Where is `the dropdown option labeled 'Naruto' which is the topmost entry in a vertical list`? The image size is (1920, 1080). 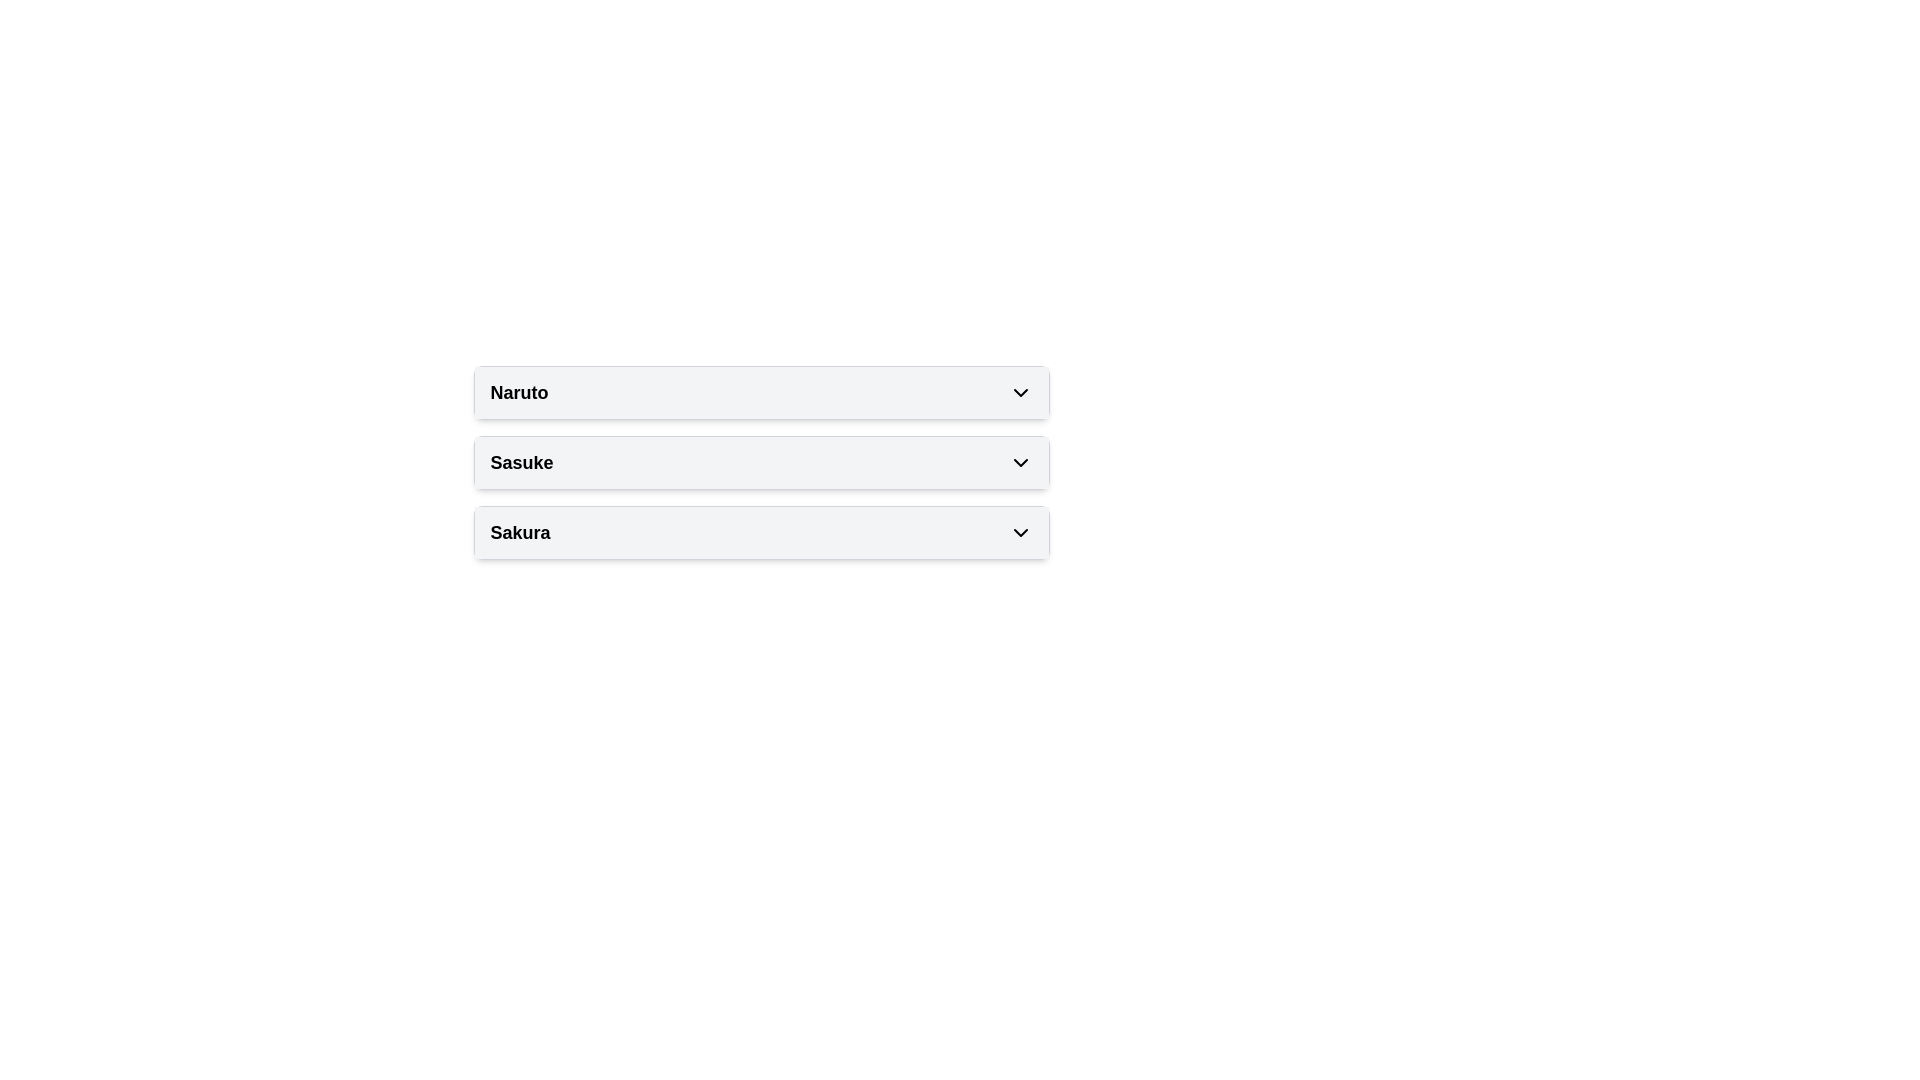
the dropdown option labeled 'Naruto' which is the topmost entry in a vertical list is located at coordinates (760, 393).